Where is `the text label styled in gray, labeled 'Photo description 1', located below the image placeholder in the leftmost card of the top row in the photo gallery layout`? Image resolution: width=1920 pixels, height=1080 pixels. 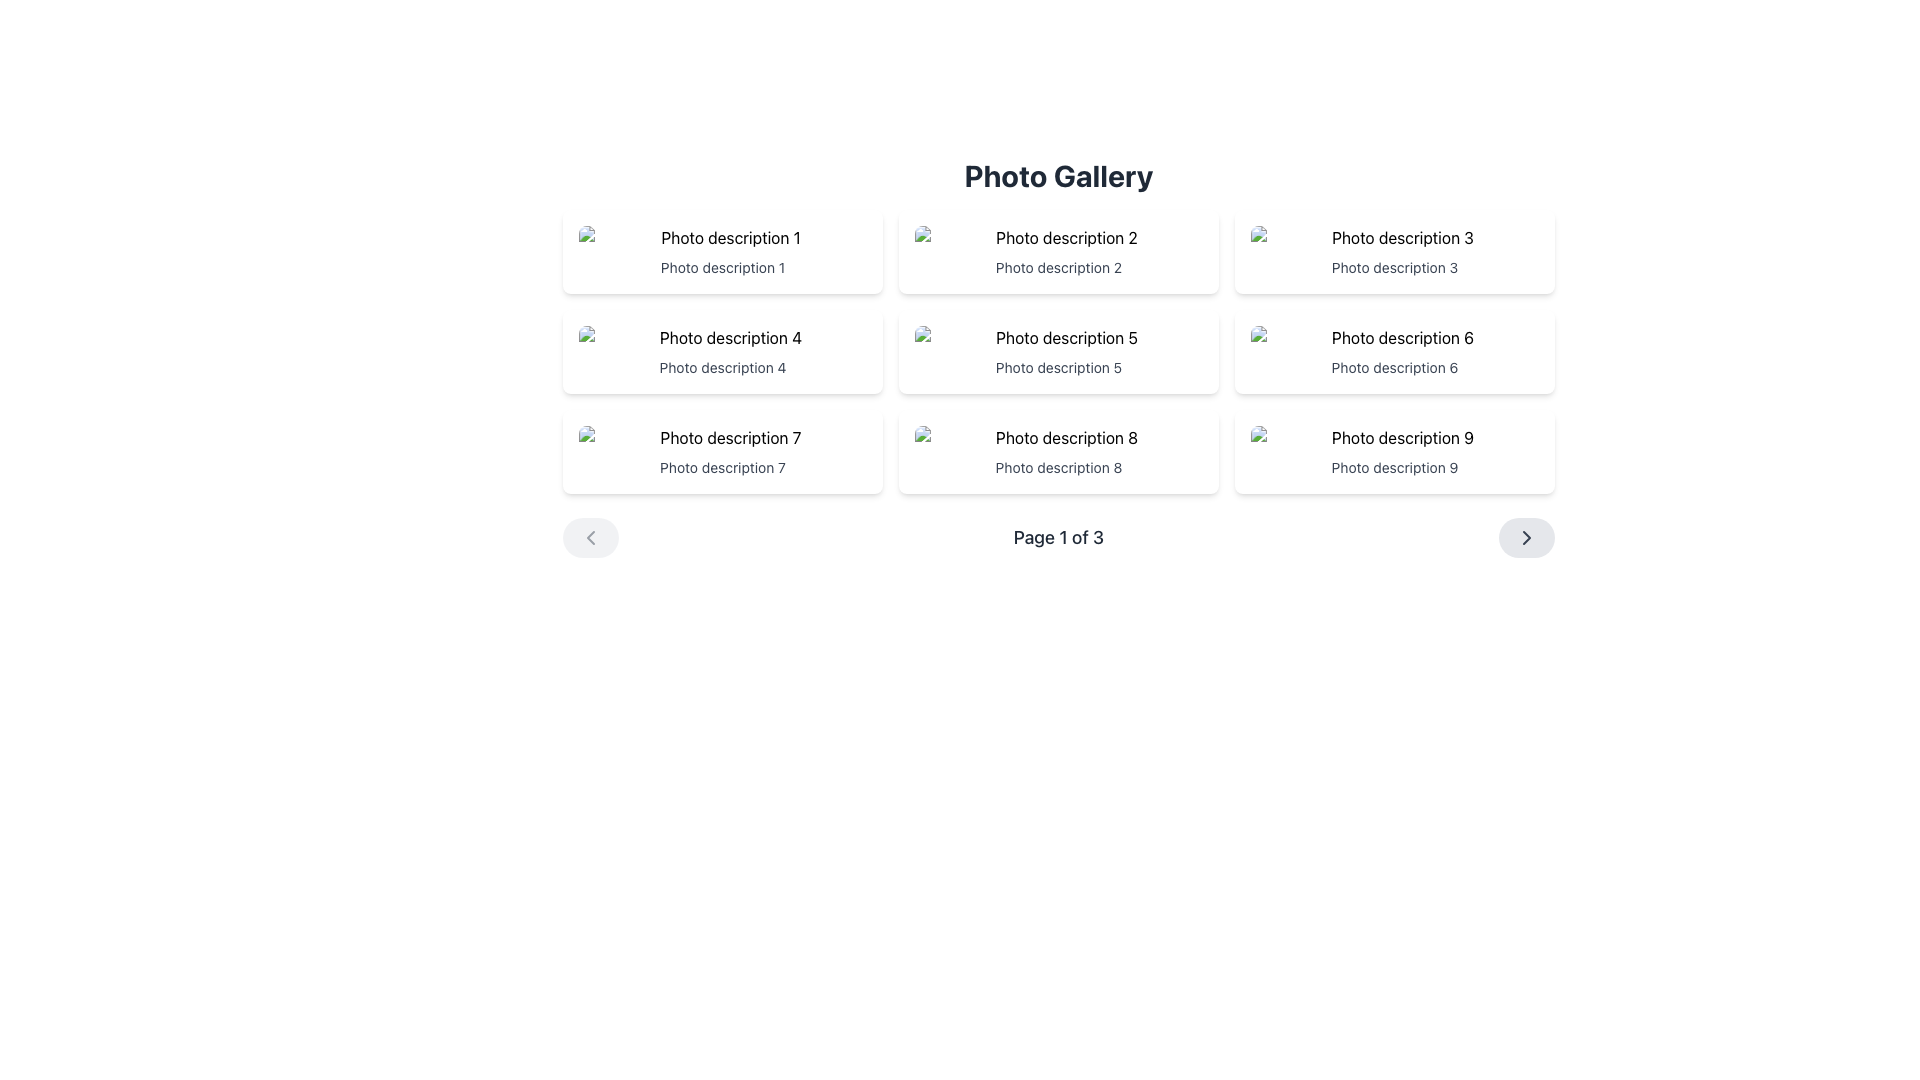
the text label styled in gray, labeled 'Photo description 1', located below the image placeholder in the leftmost card of the top row in the photo gallery layout is located at coordinates (722, 266).